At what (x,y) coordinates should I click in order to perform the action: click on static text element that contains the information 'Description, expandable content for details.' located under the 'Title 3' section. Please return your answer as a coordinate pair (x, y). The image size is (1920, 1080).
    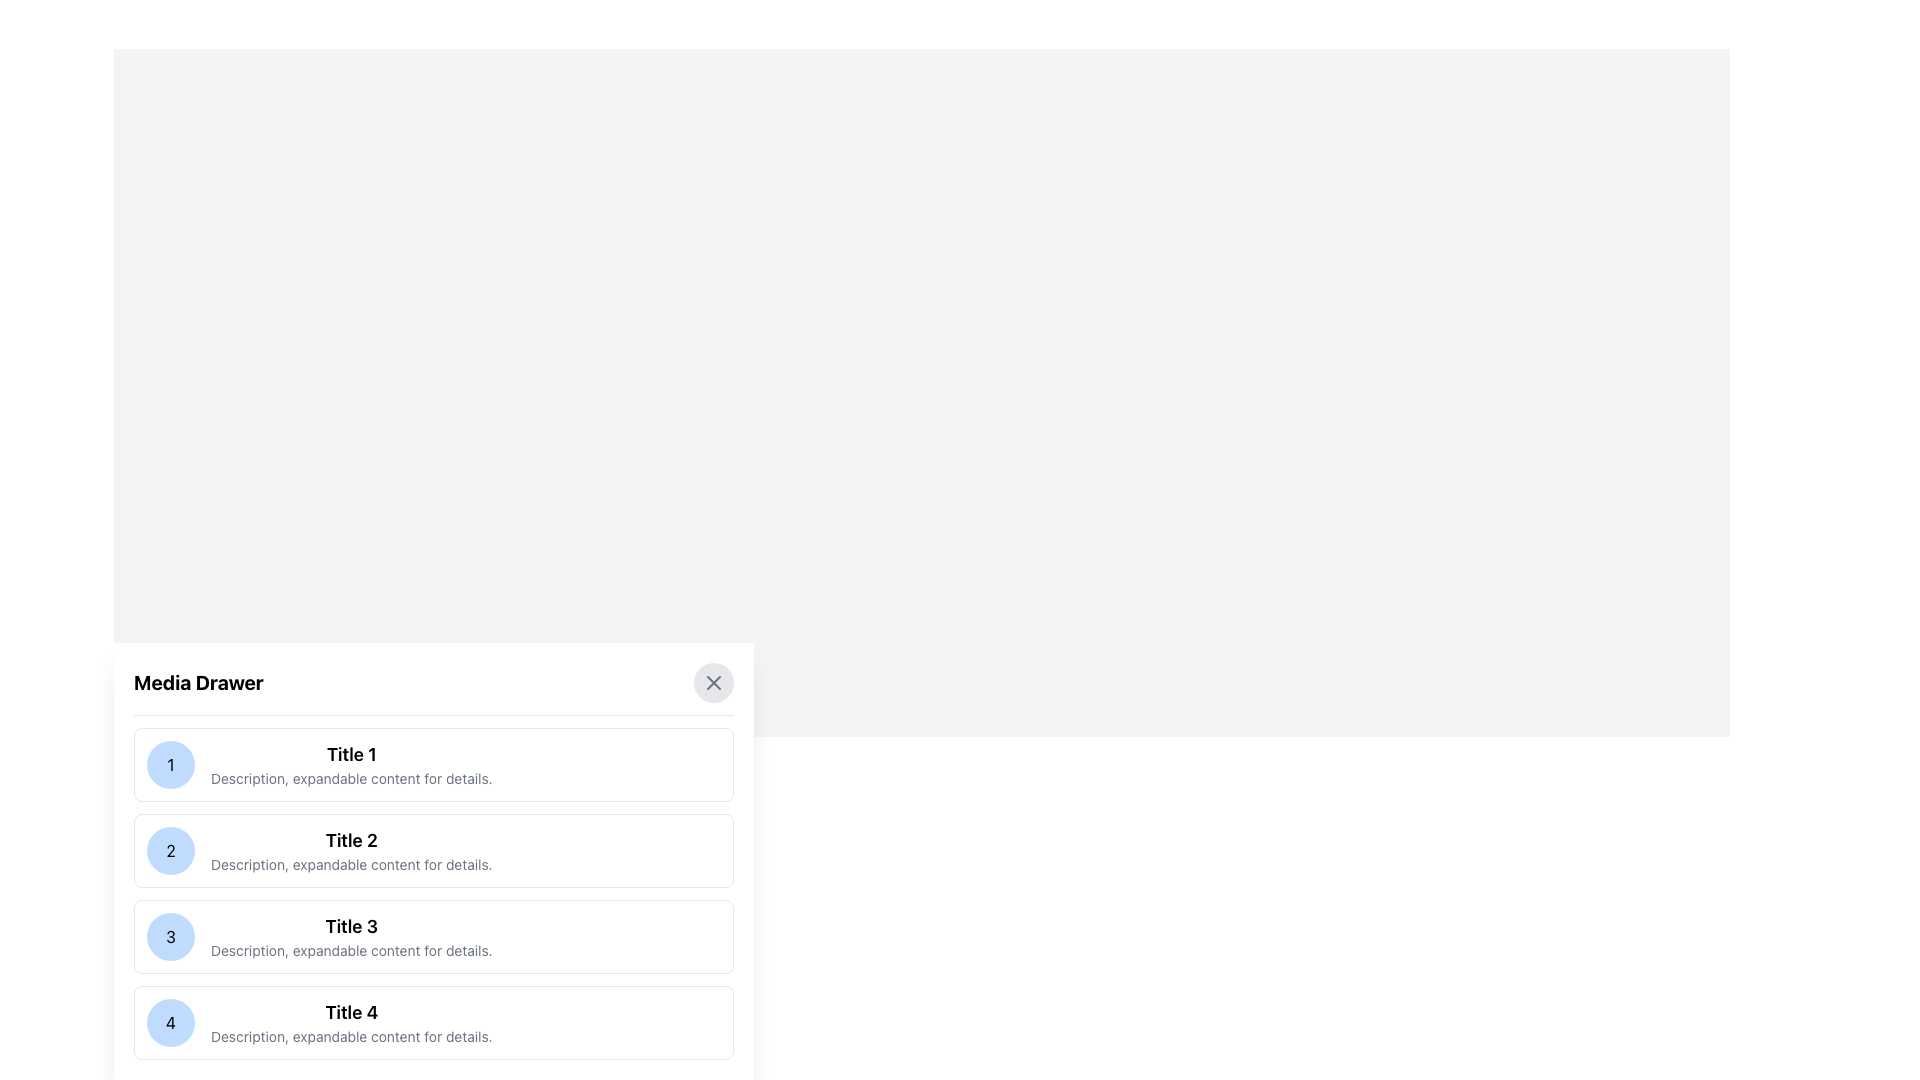
    Looking at the image, I should click on (351, 950).